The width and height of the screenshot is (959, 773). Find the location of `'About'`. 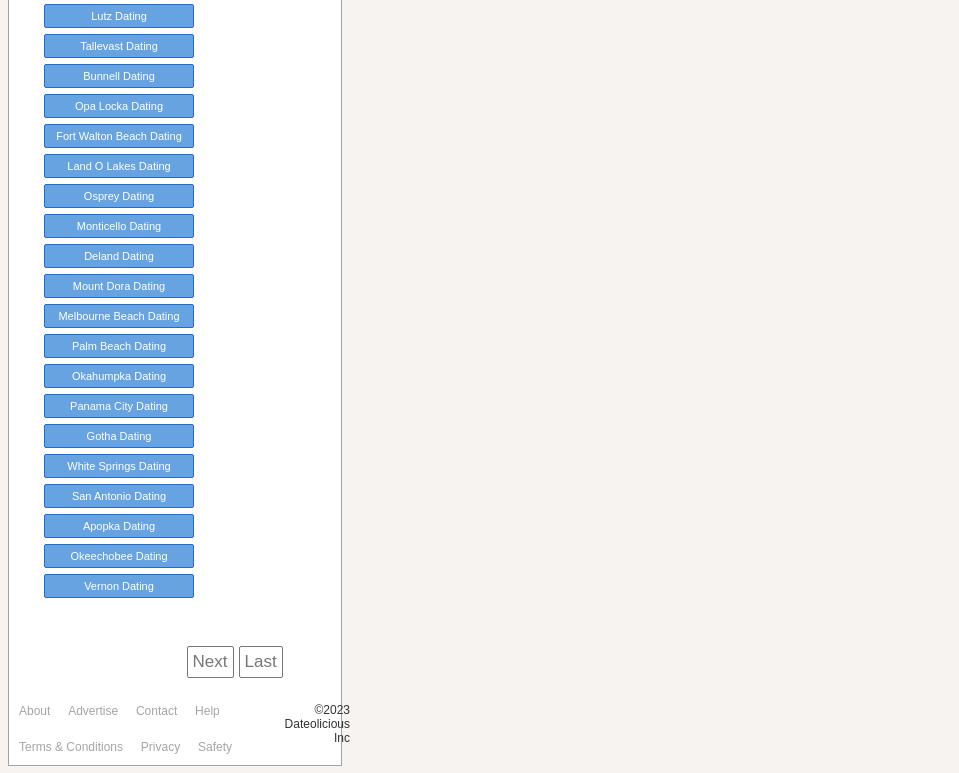

'About' is located at coordinates (17, 711).